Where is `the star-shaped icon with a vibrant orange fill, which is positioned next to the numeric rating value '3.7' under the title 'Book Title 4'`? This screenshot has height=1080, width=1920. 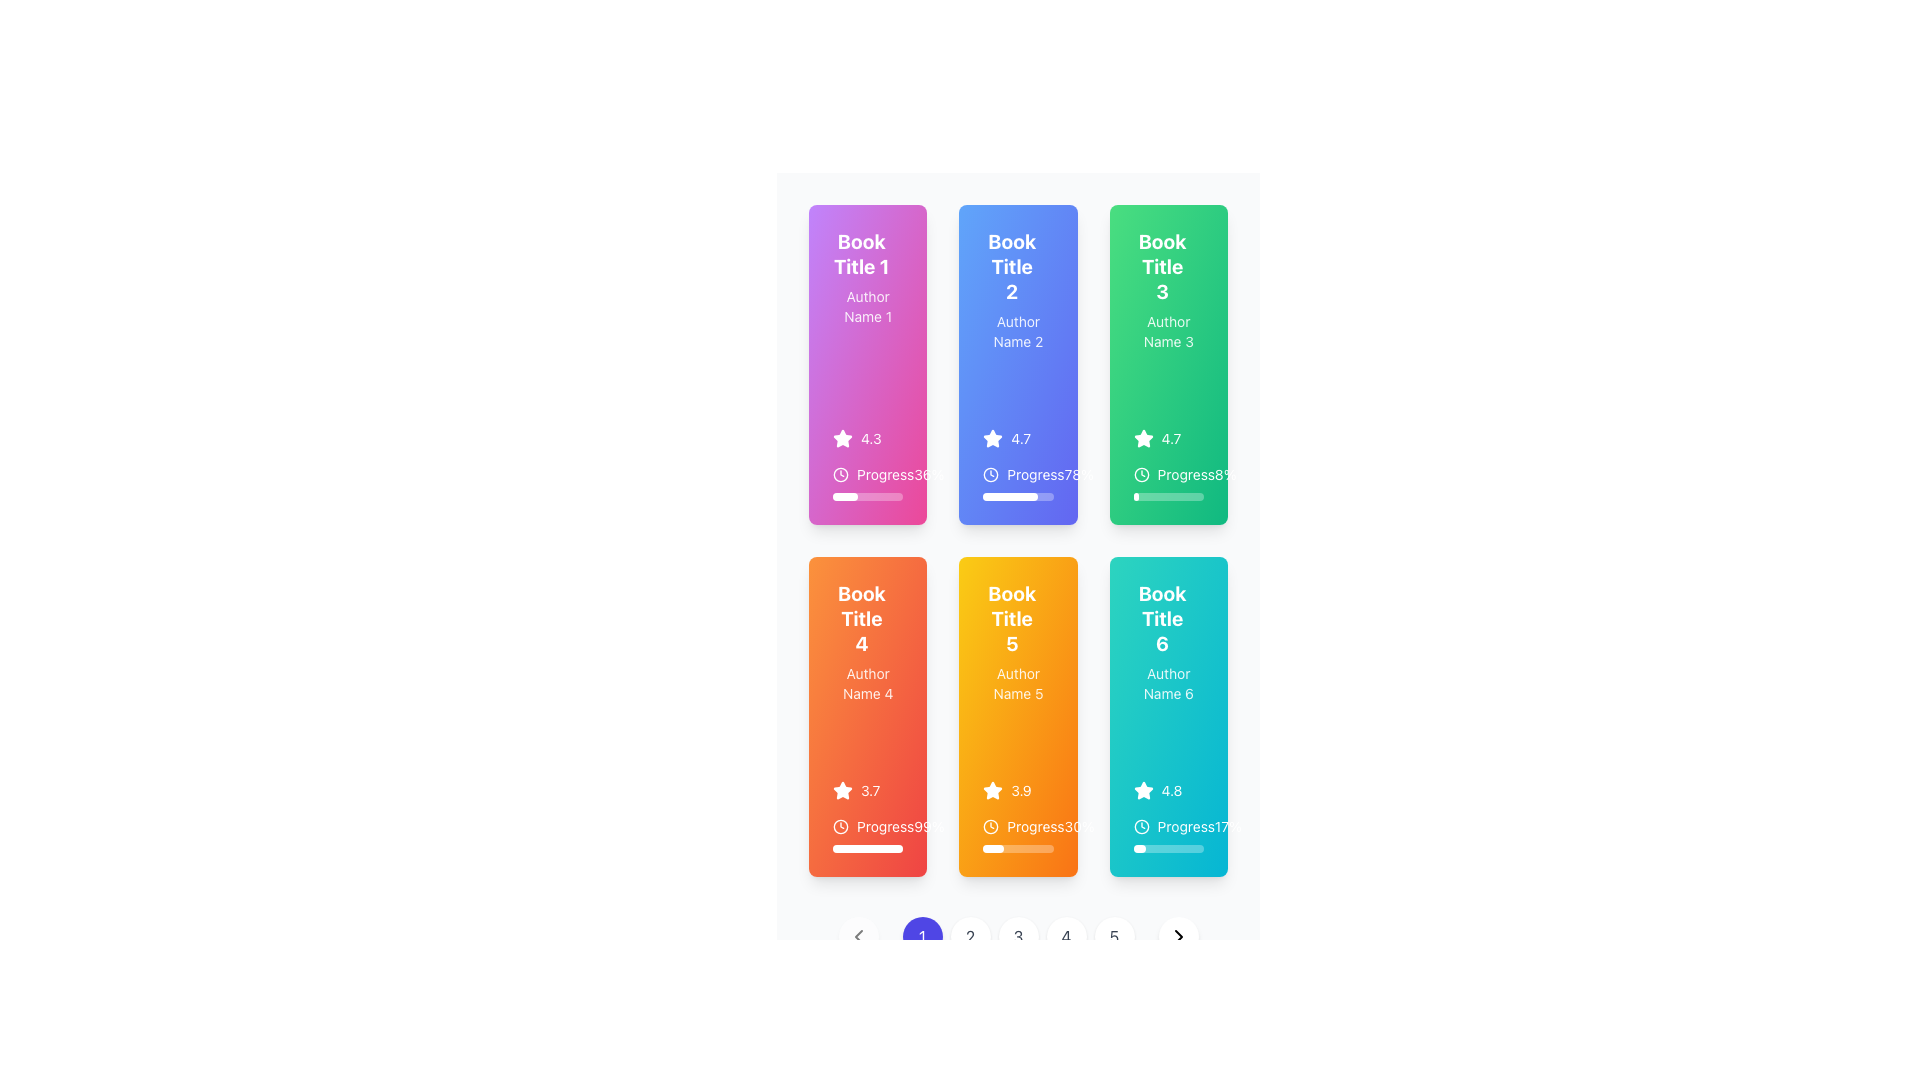
the star-shaped icon with a vibrant orange fill, which is positioned next to the numeric rating value '3.7' under the title 'Book Title 4' is located at coordinates (843, 789).